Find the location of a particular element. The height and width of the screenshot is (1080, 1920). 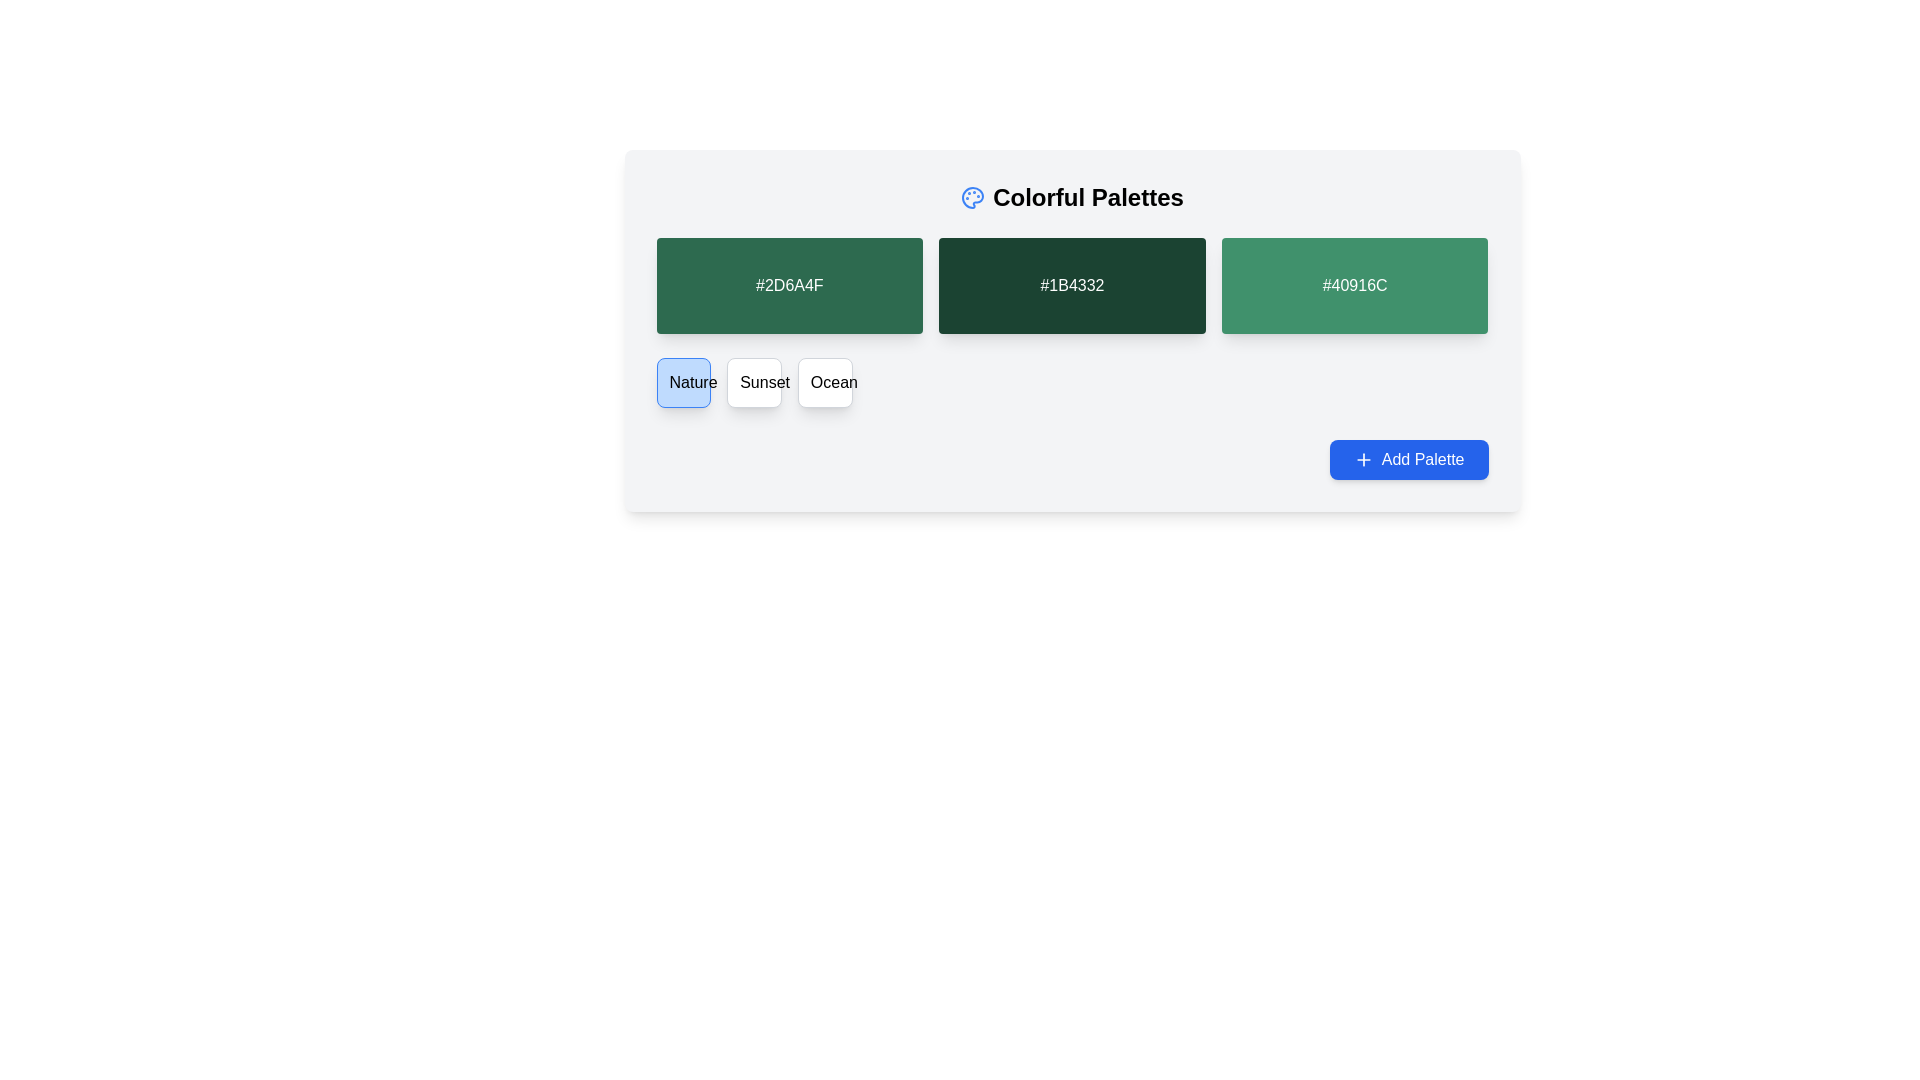

the 'Sunset' button, which is a rectangular button with a light background and rounded corners, located between the 'Nature' and 'Ocean' buttons is located at coordinates (753, 382).